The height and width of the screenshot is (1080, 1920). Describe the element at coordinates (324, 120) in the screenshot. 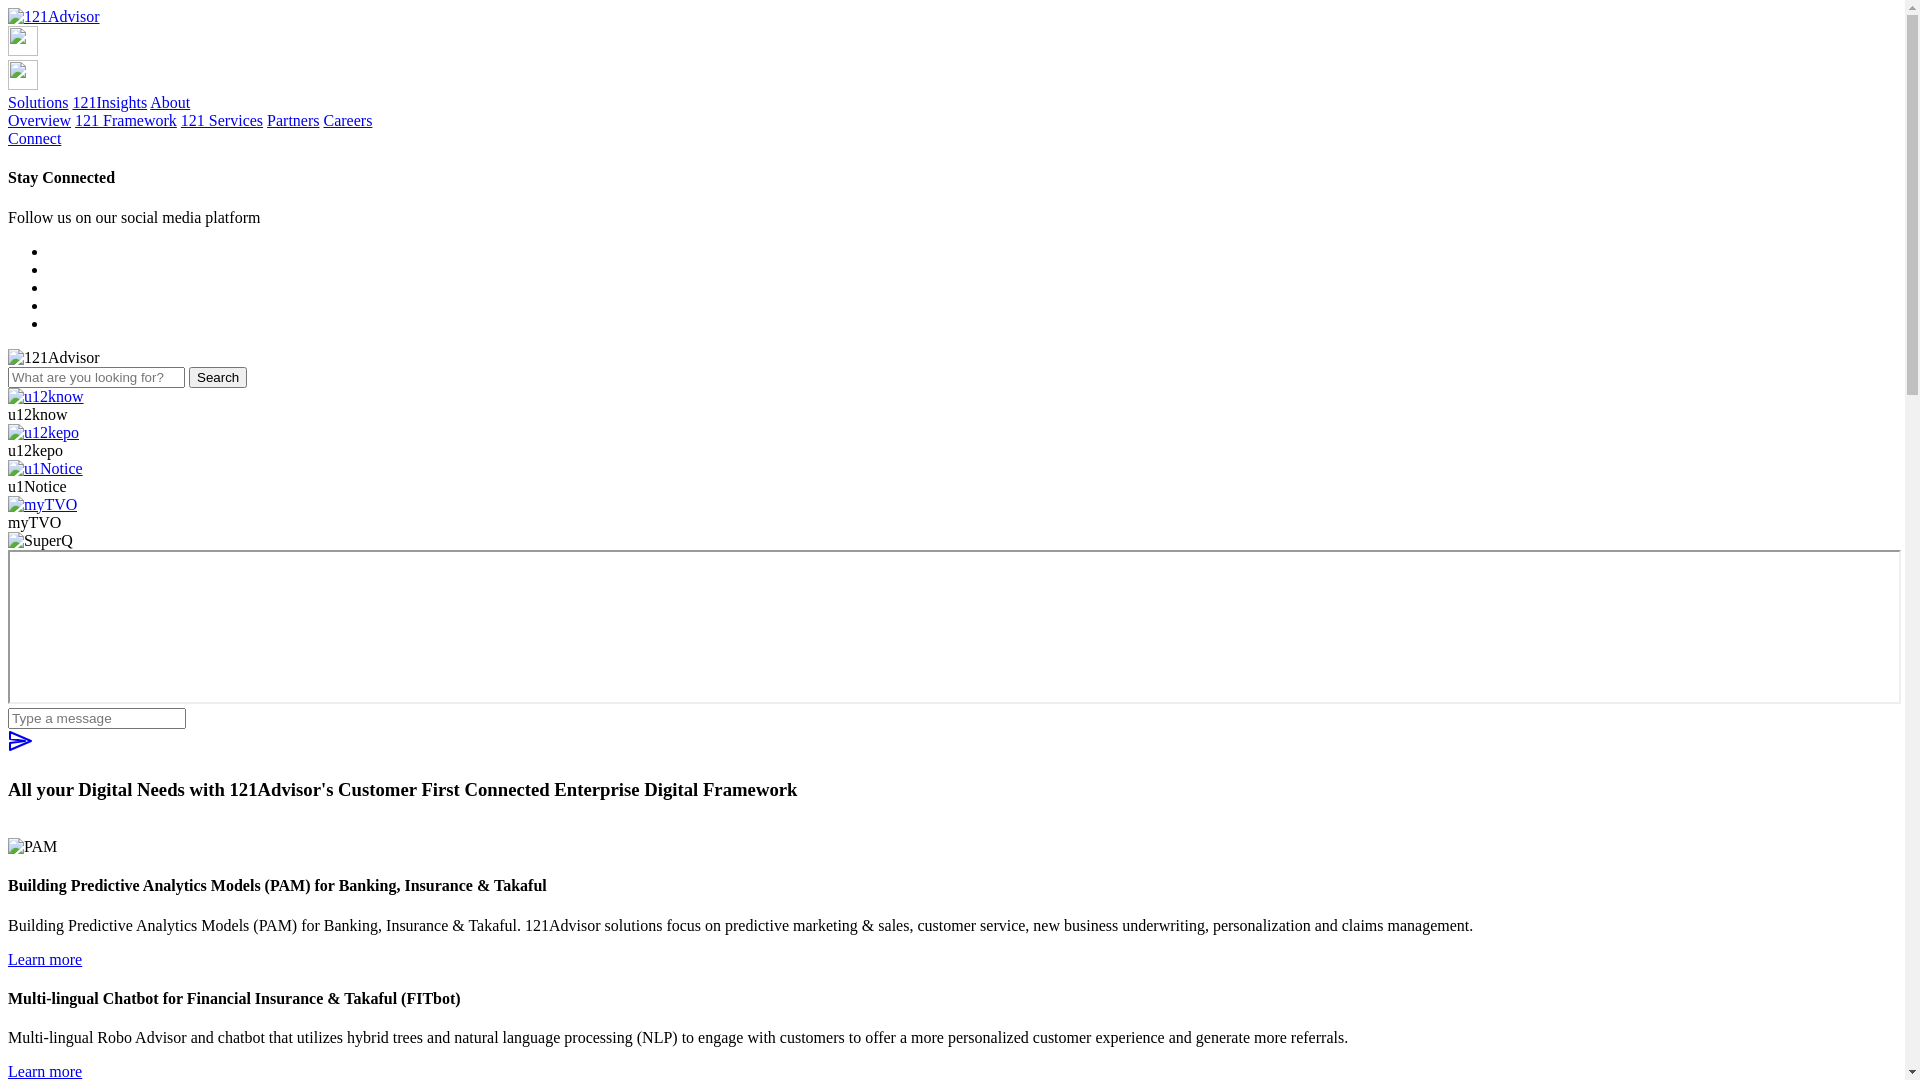

I see `'Careers'` at that location.